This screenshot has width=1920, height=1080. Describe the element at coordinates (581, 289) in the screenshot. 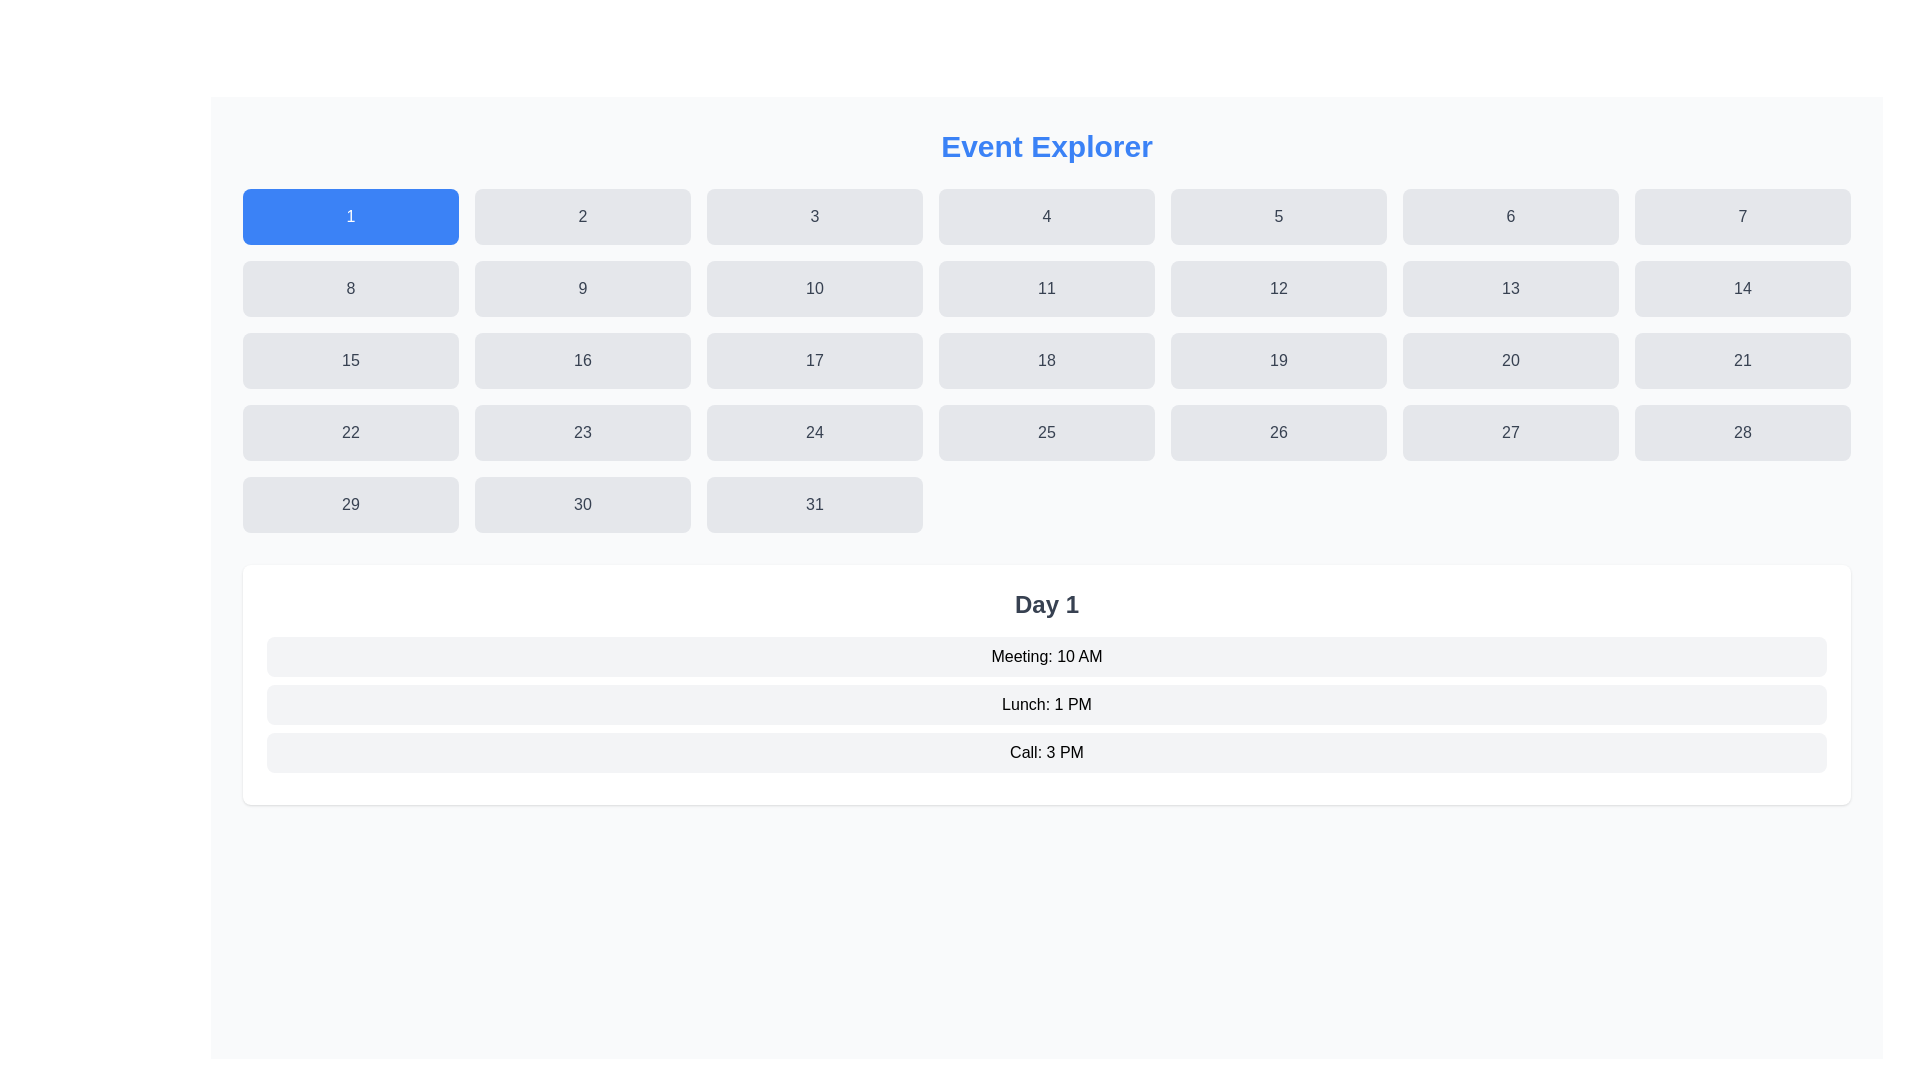

I see `the rectangular button with rounded corners labeled '9' to scale it visually` at that location.